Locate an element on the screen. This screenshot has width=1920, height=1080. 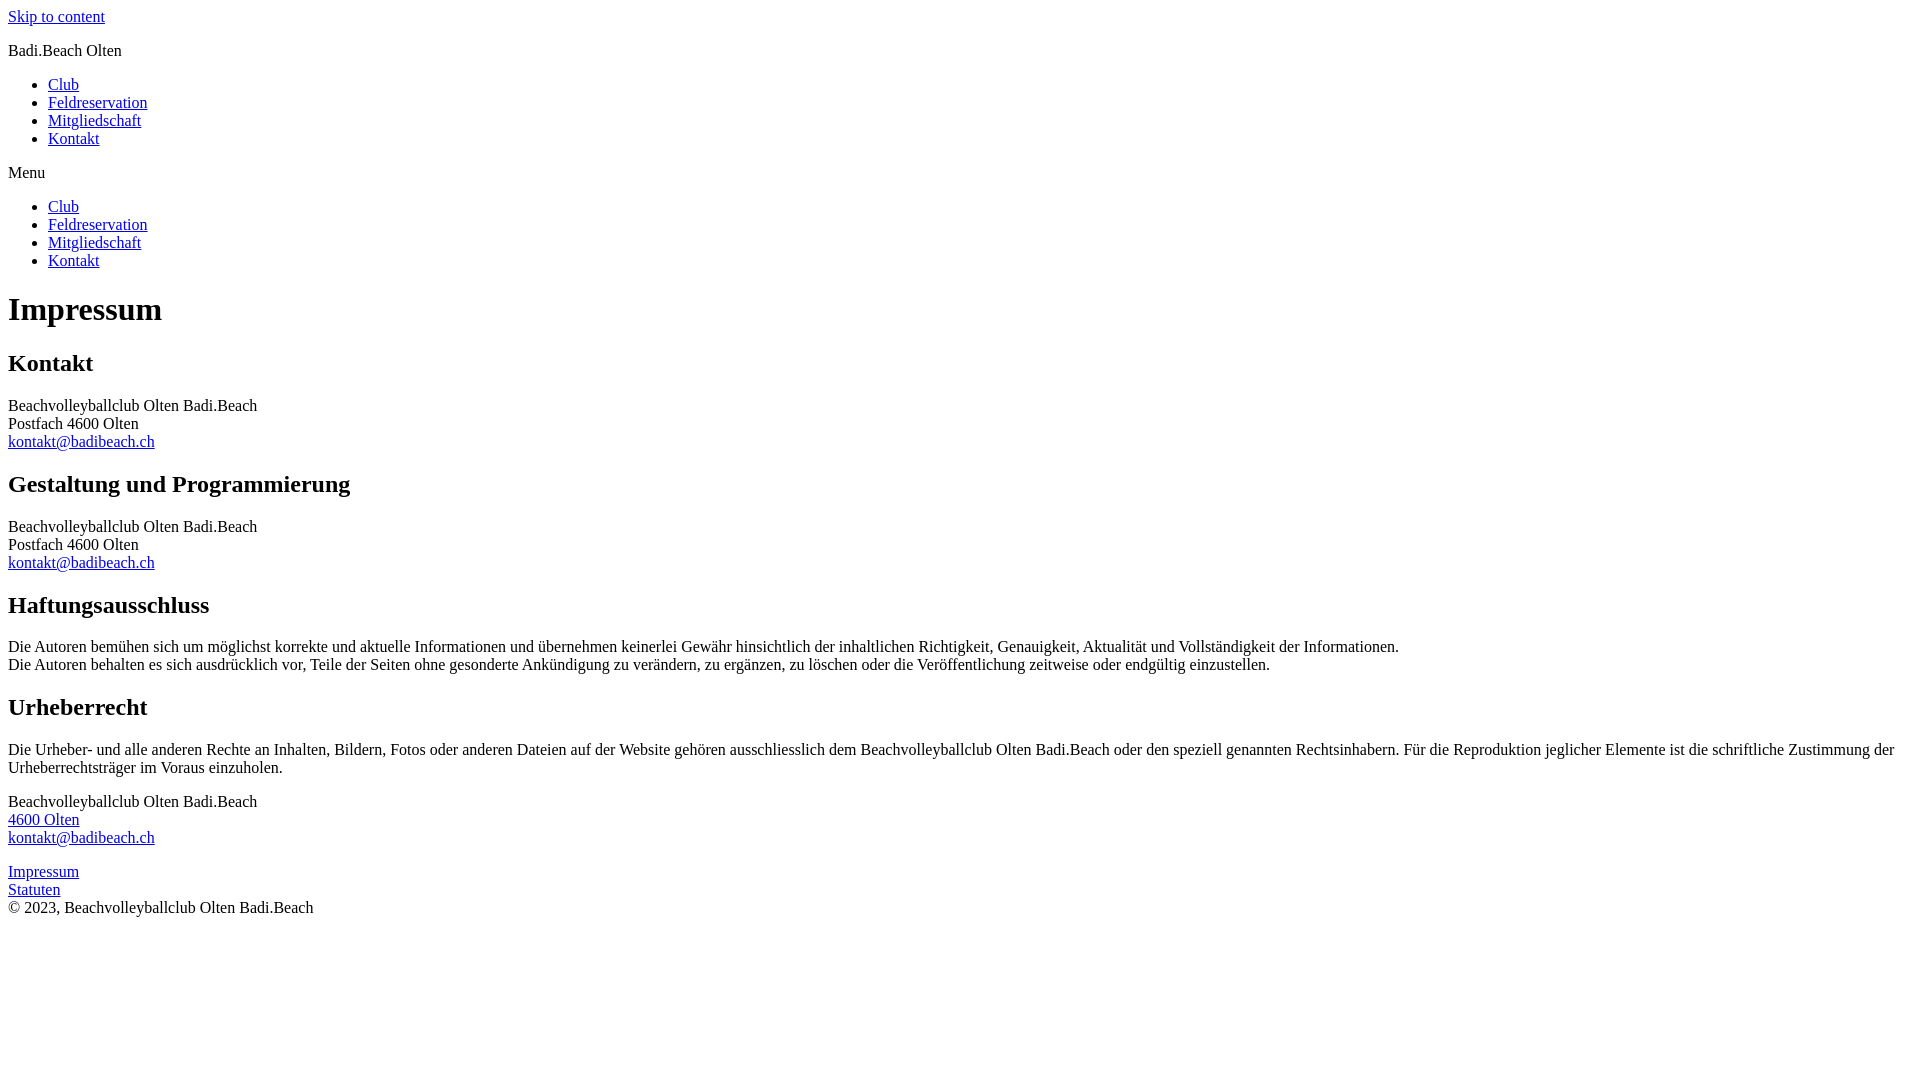
'kontakt@badibeach.ch' is located at coordinates (80, 440).